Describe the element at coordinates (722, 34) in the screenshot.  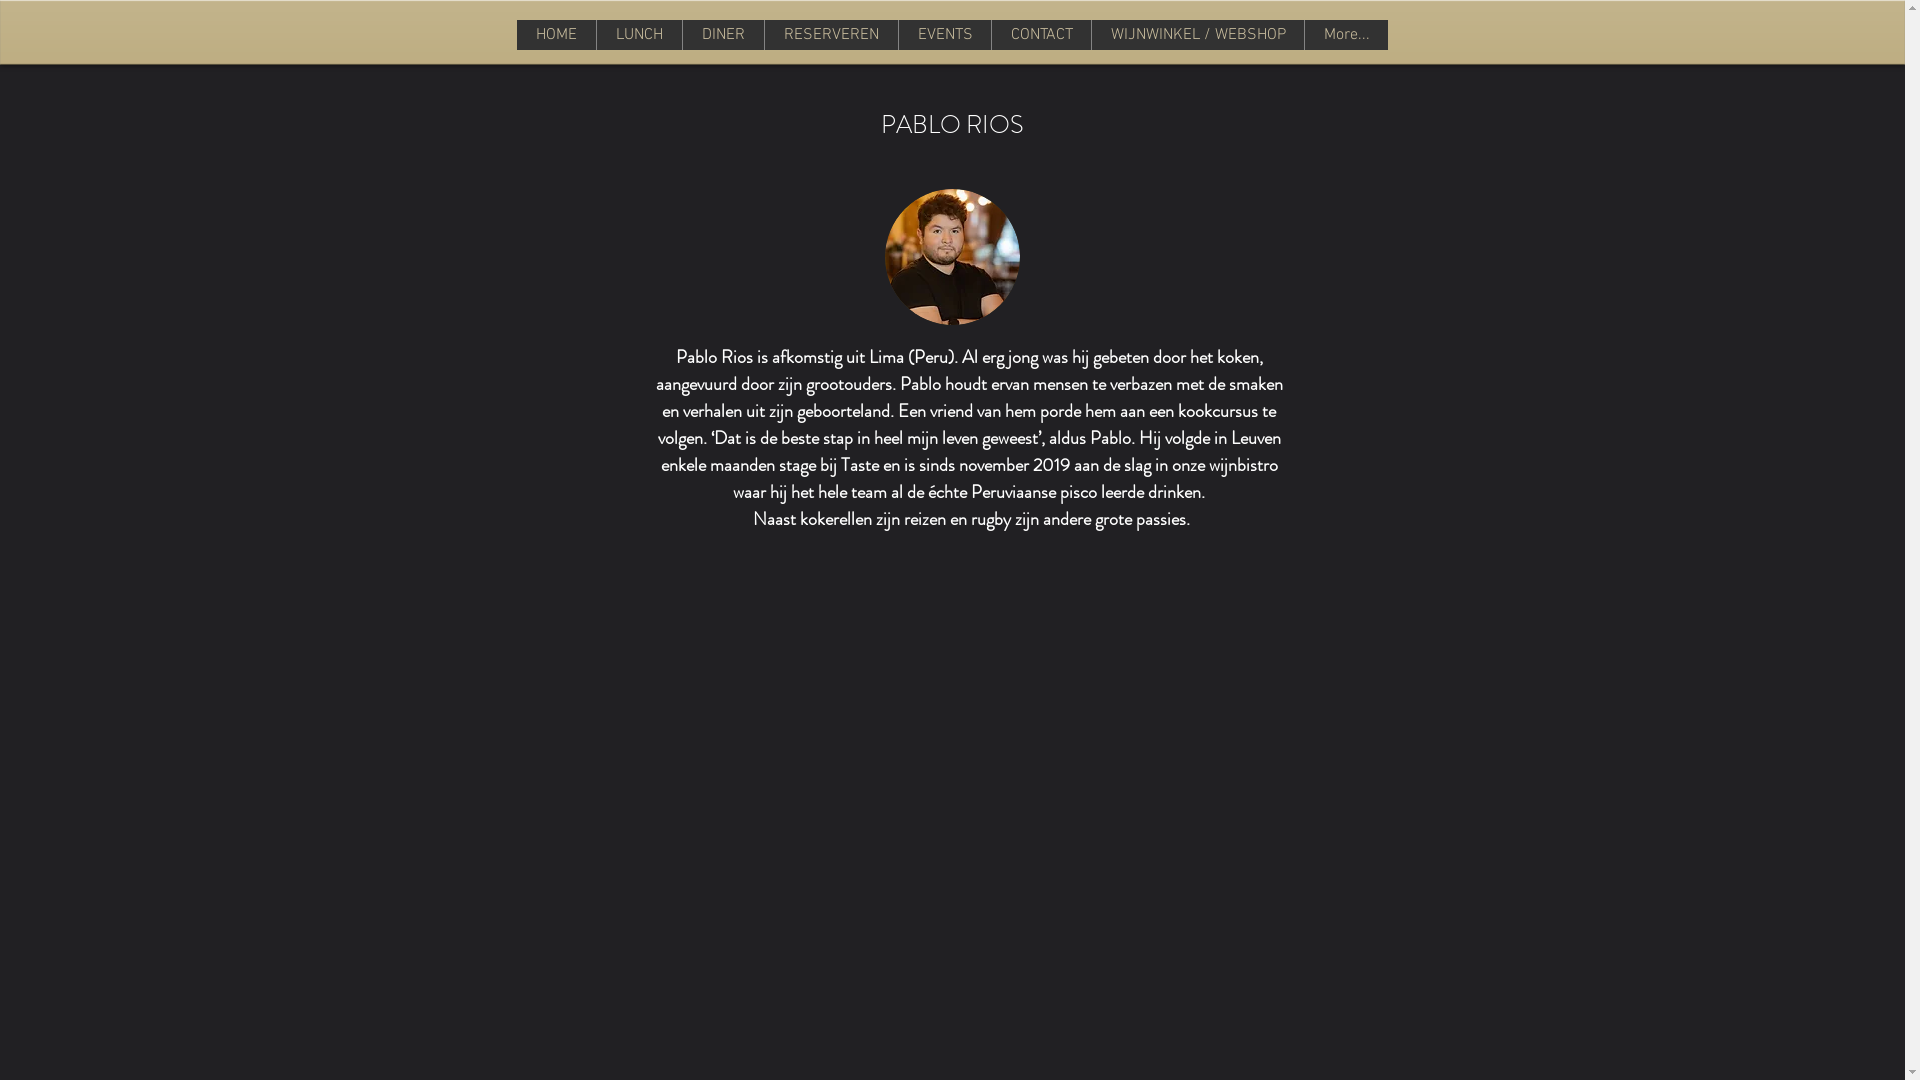
I see `'DINER'` at that location.